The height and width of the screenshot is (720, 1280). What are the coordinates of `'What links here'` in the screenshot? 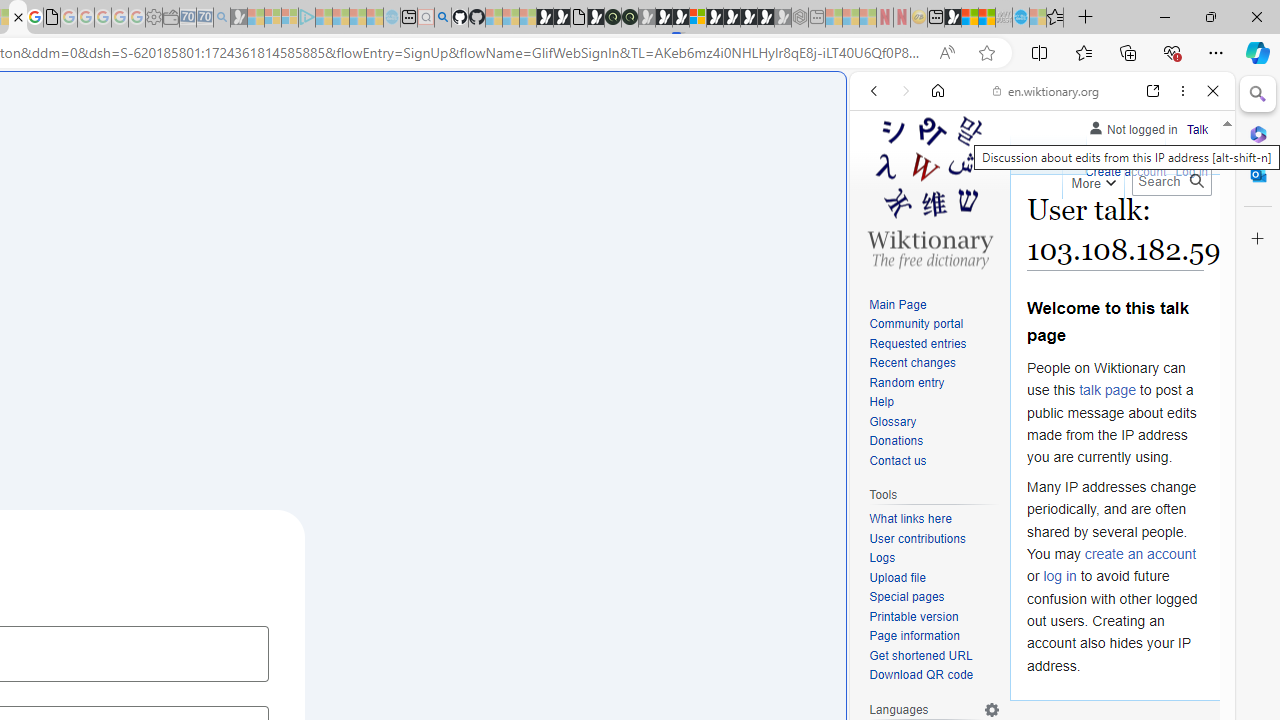 It's located at (934, 518).